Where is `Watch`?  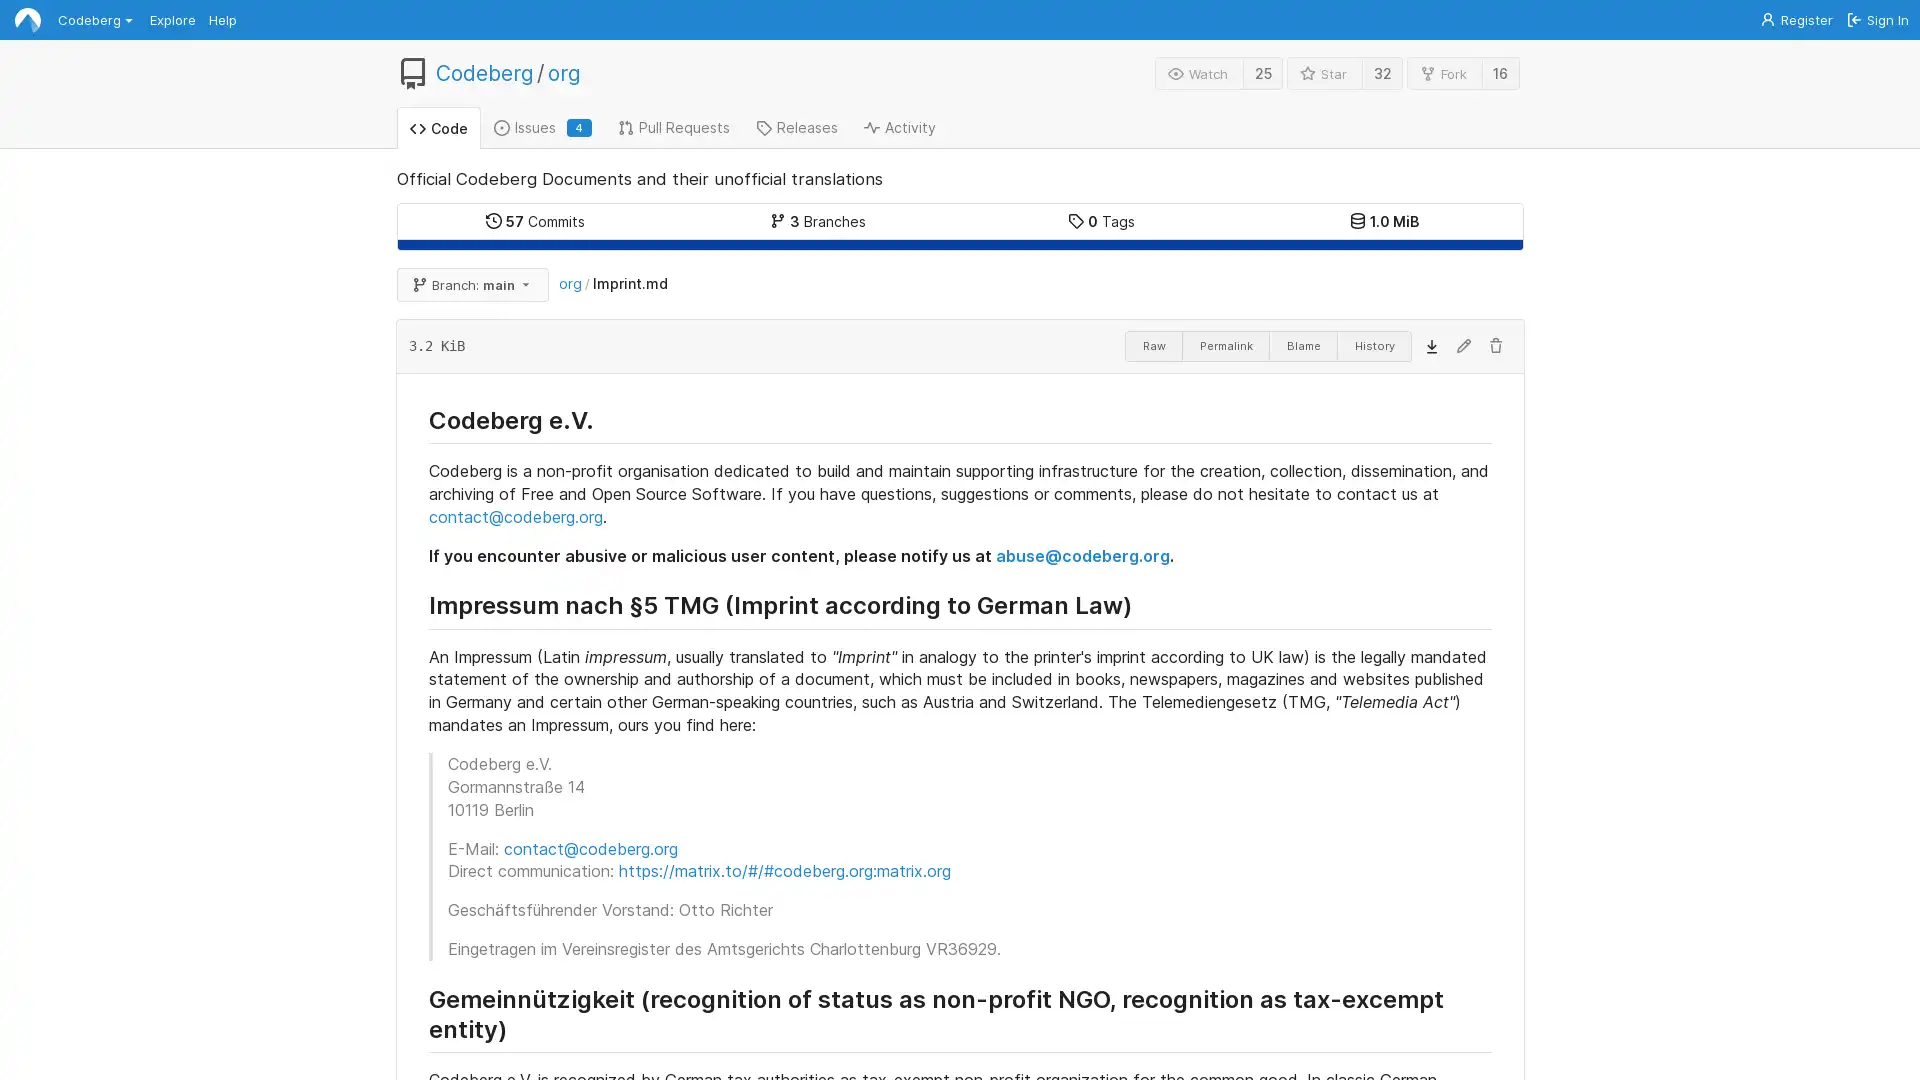 Watch is located at coordinates (1199, 72).